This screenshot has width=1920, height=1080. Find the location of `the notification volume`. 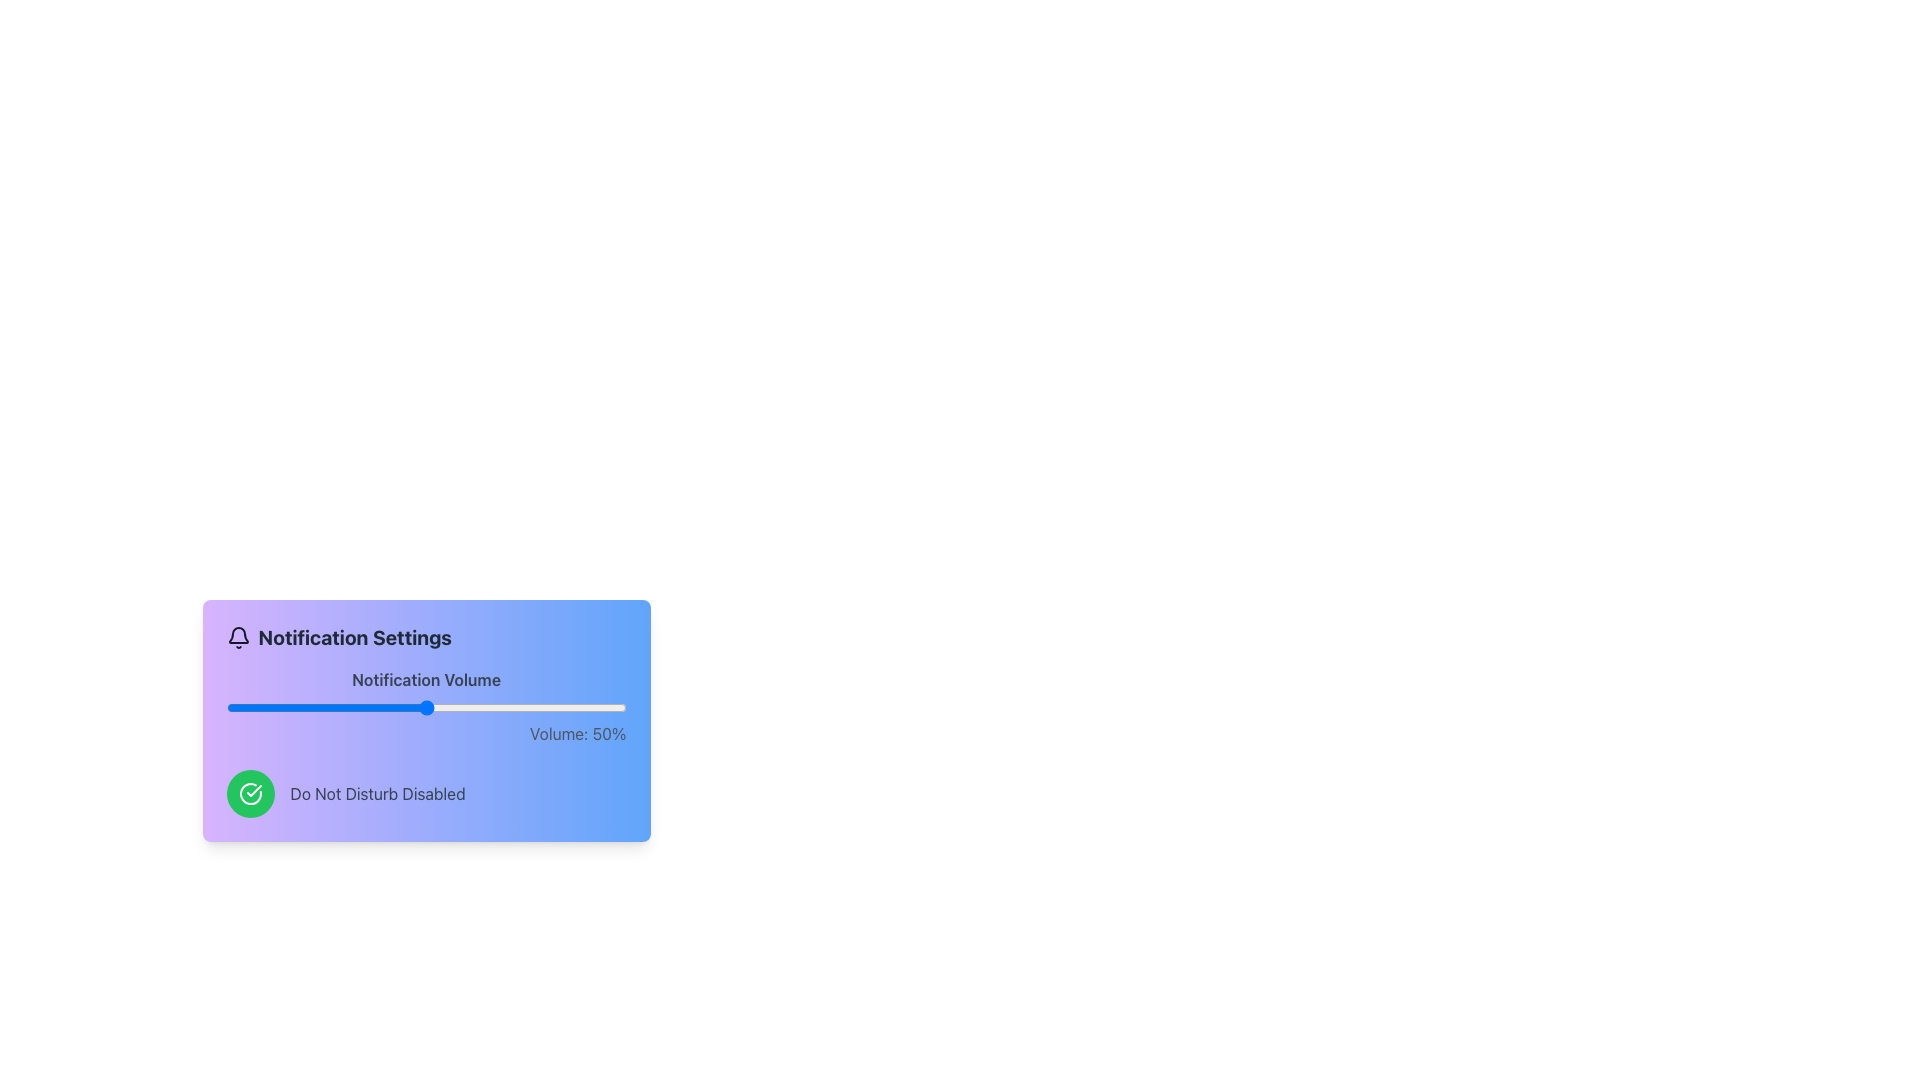

the notification volume is located at coordinates (542, 707).